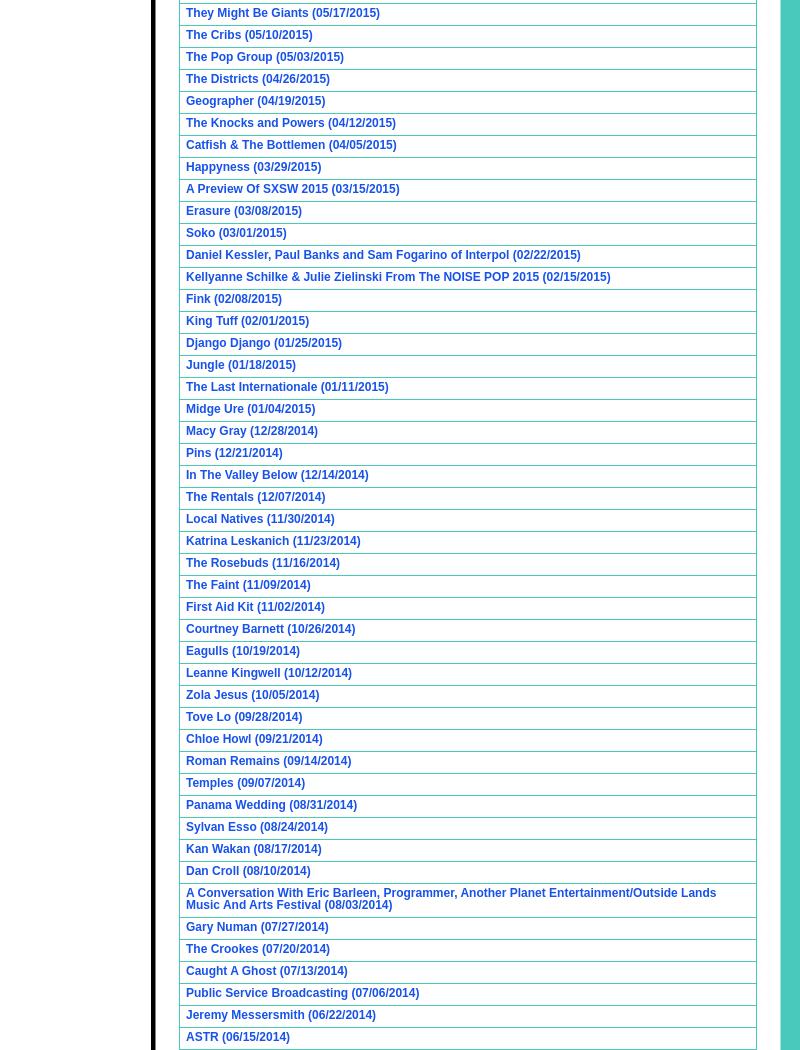 This screenshot has width=800, height=1050. I want to click on 'Fink (02/08/2015)', so click(233, 298).